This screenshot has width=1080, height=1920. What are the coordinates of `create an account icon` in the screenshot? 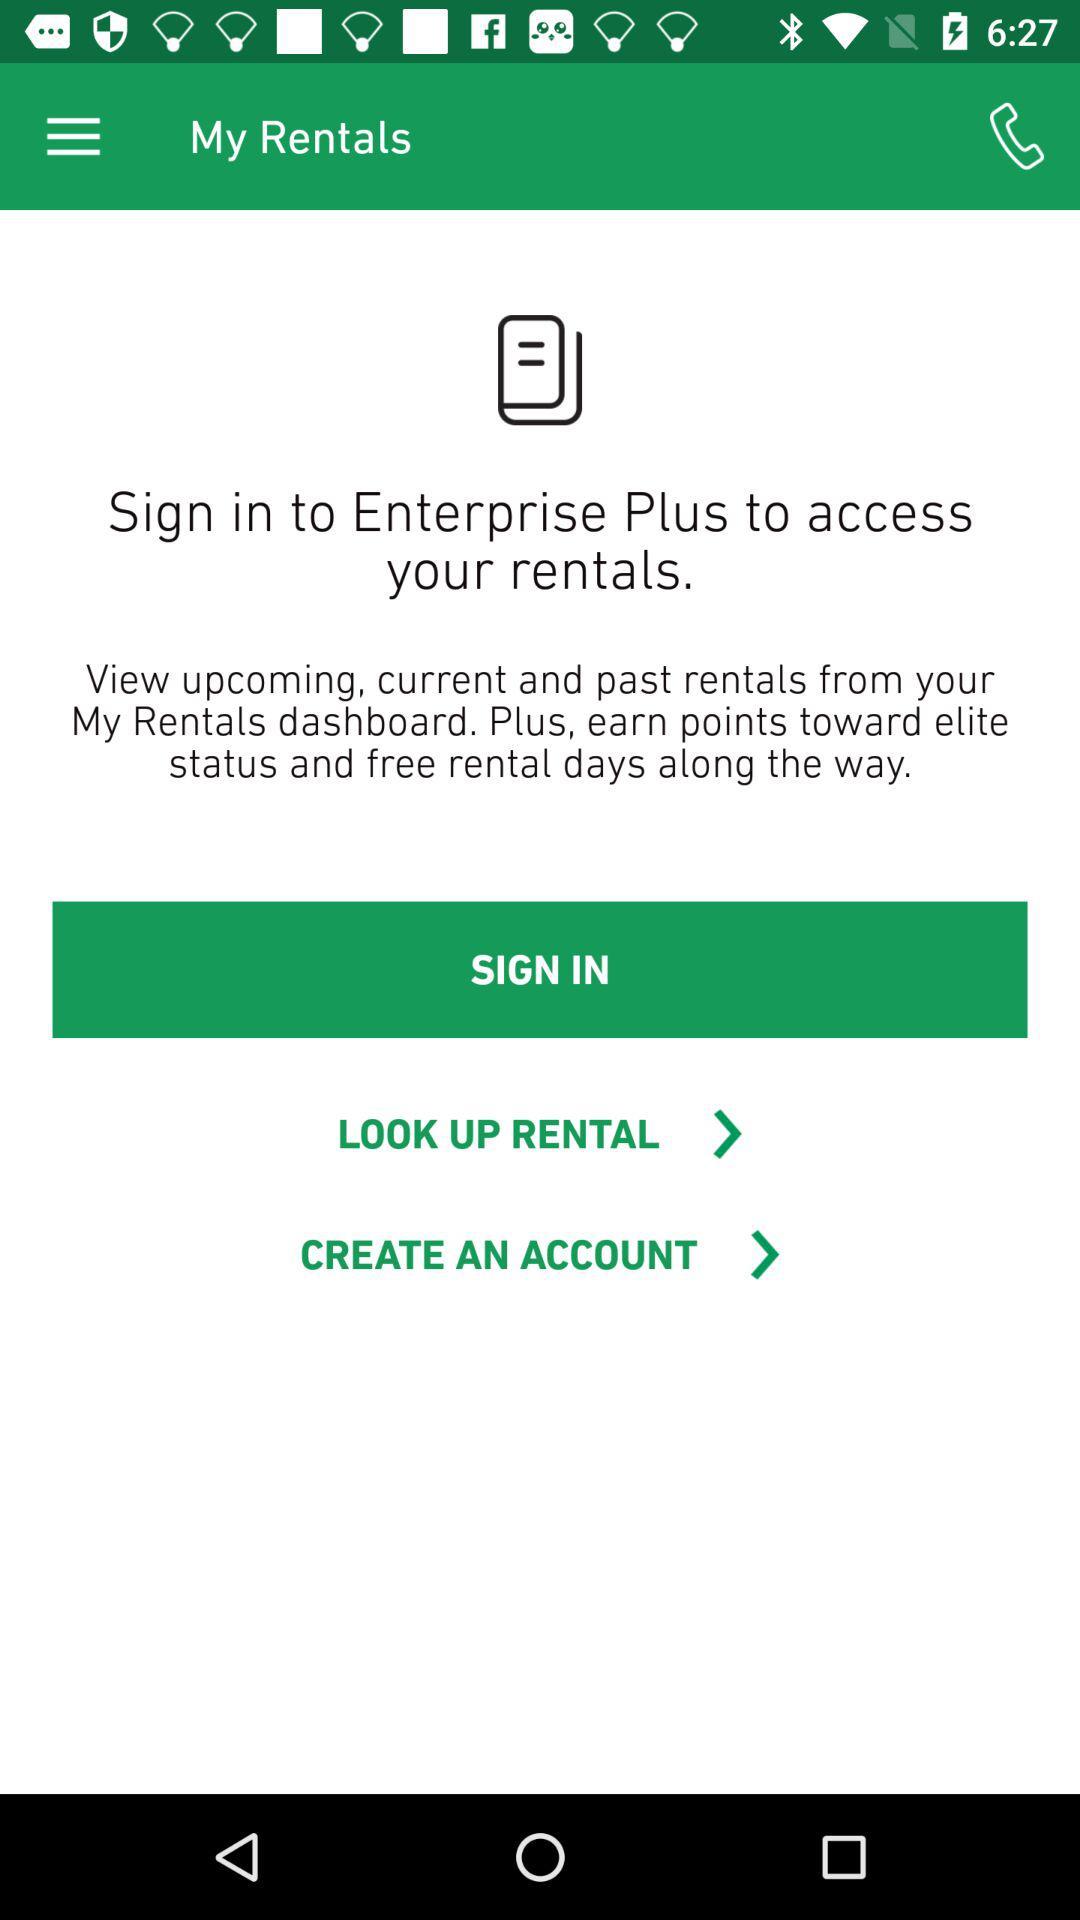 It's located at (497, 1253).